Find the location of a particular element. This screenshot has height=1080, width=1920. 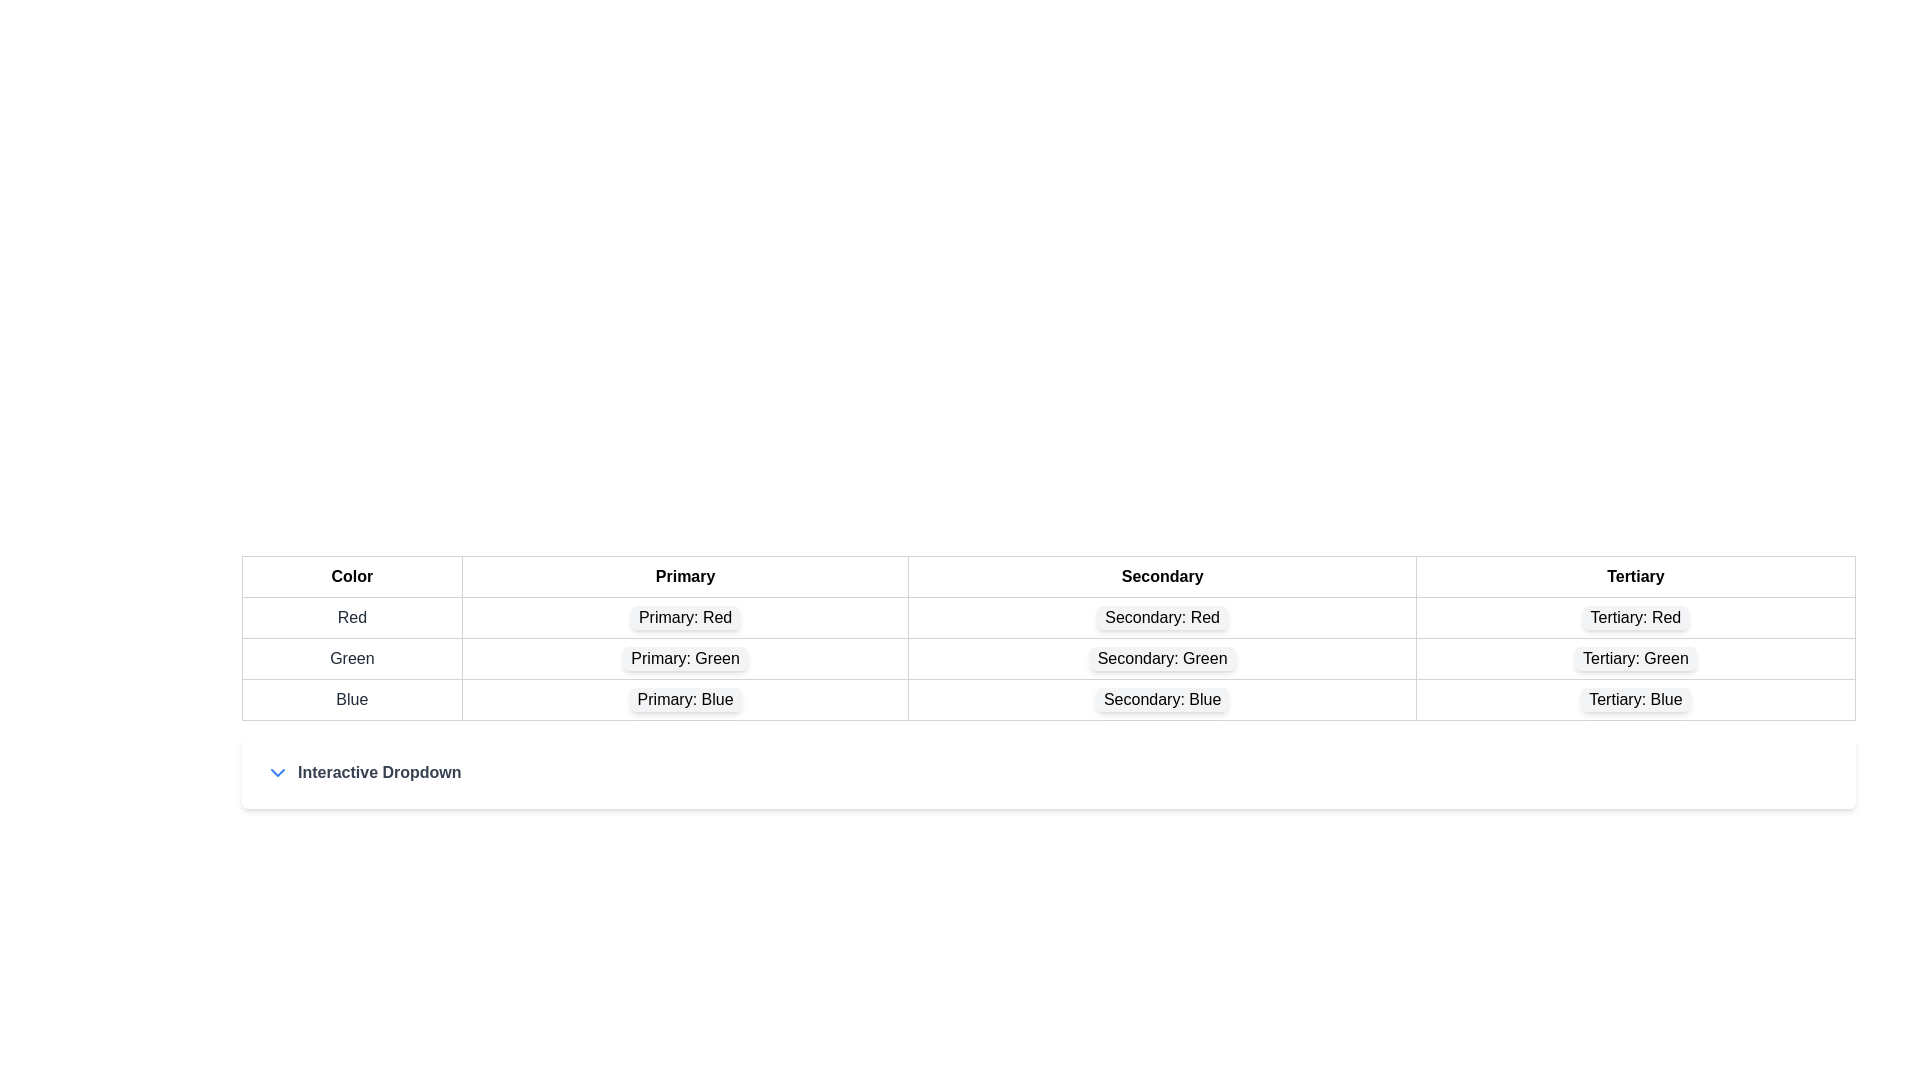

text from the rectangular badge labeled 'Tertiary: Blue', which has a light gray background and black sans-serif font is located at coordinates (1635, 698).